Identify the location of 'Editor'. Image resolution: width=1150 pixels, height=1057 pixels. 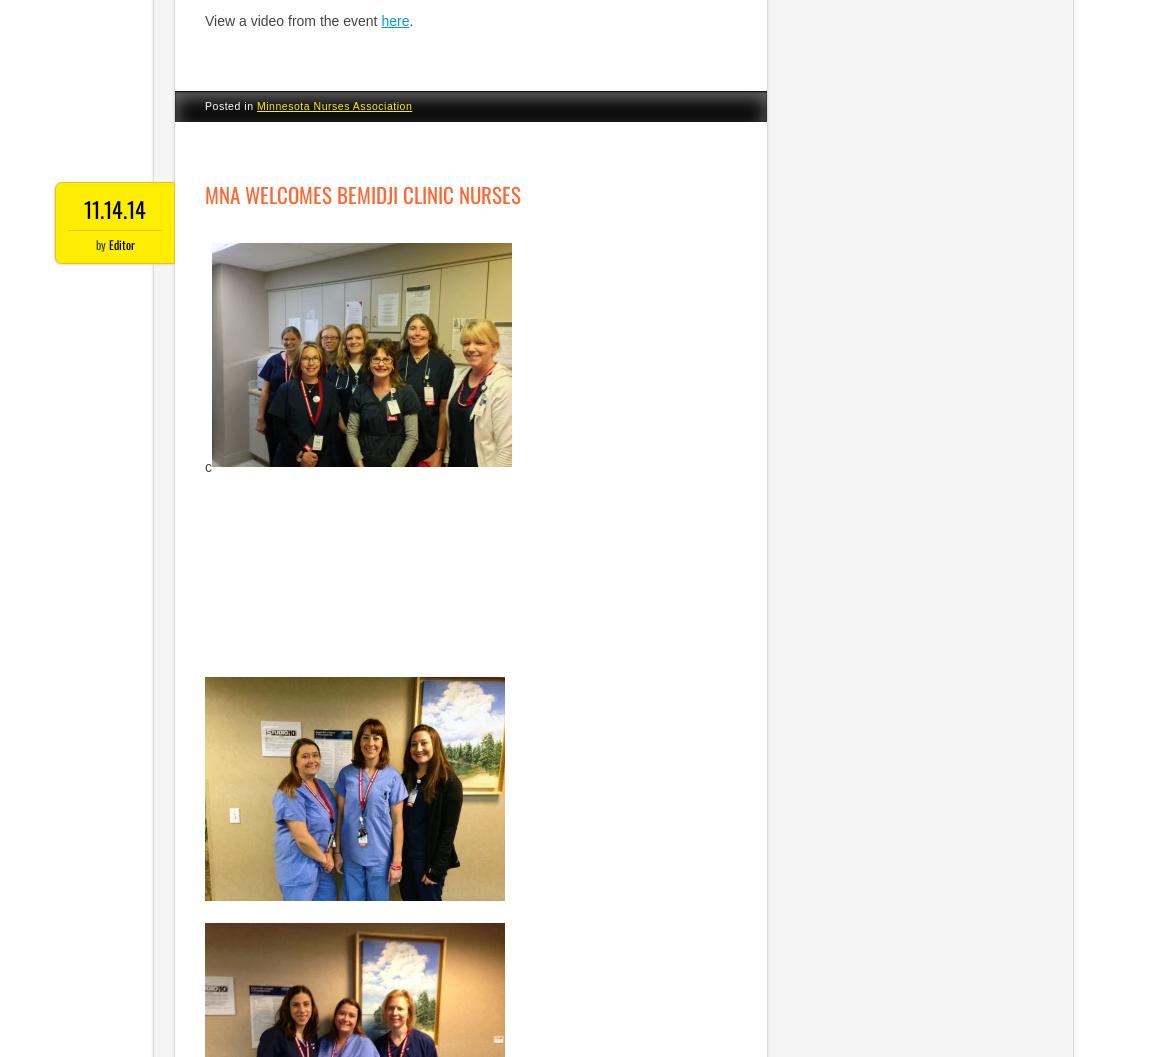
(119, 243).